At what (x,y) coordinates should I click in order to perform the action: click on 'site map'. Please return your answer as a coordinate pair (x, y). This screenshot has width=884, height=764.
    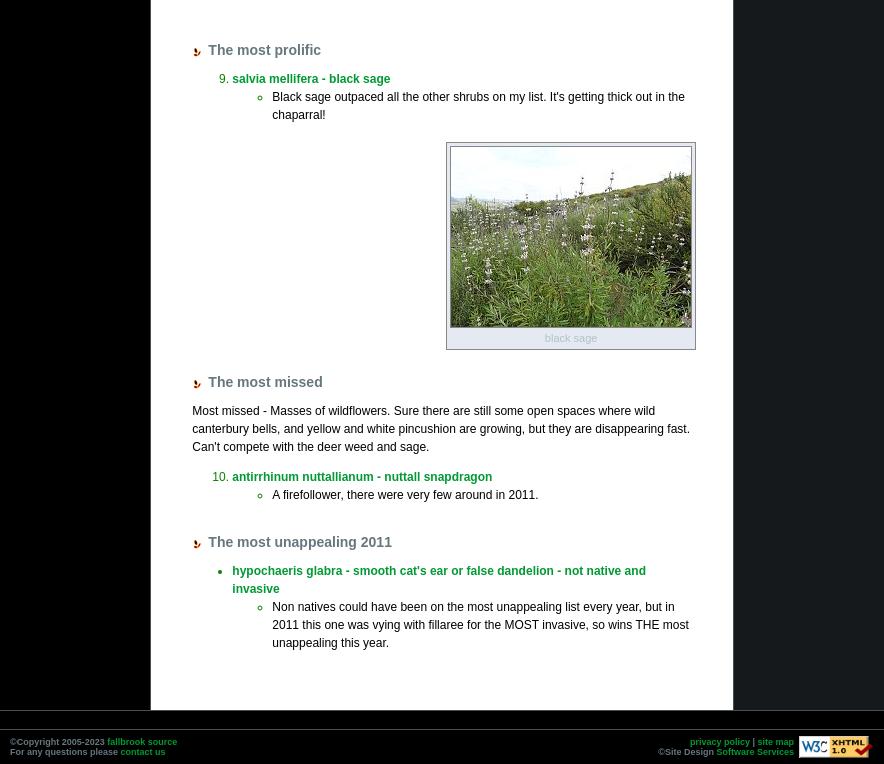
    Looking at the image, I should click on (774, 741).